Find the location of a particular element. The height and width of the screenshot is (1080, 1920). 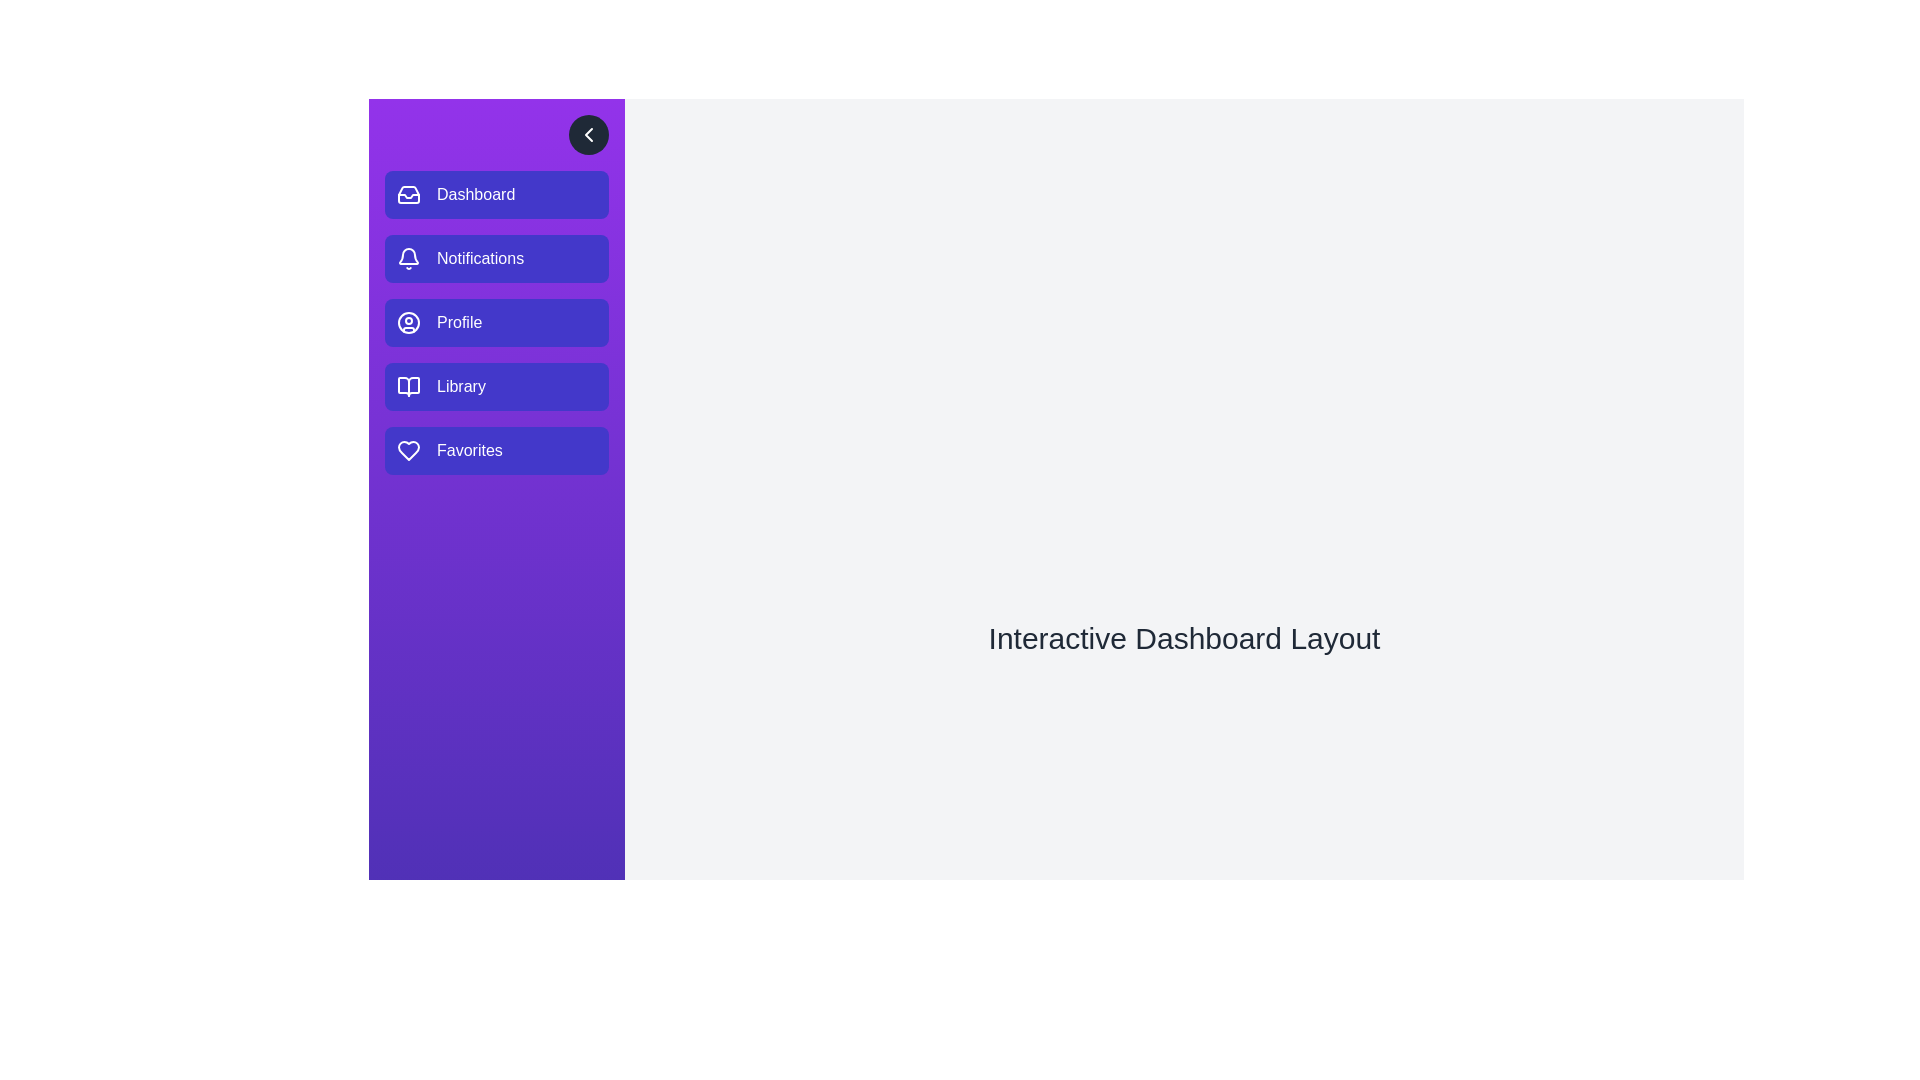

toggle button to change the drawer's state is located at coordinates (588, 135).